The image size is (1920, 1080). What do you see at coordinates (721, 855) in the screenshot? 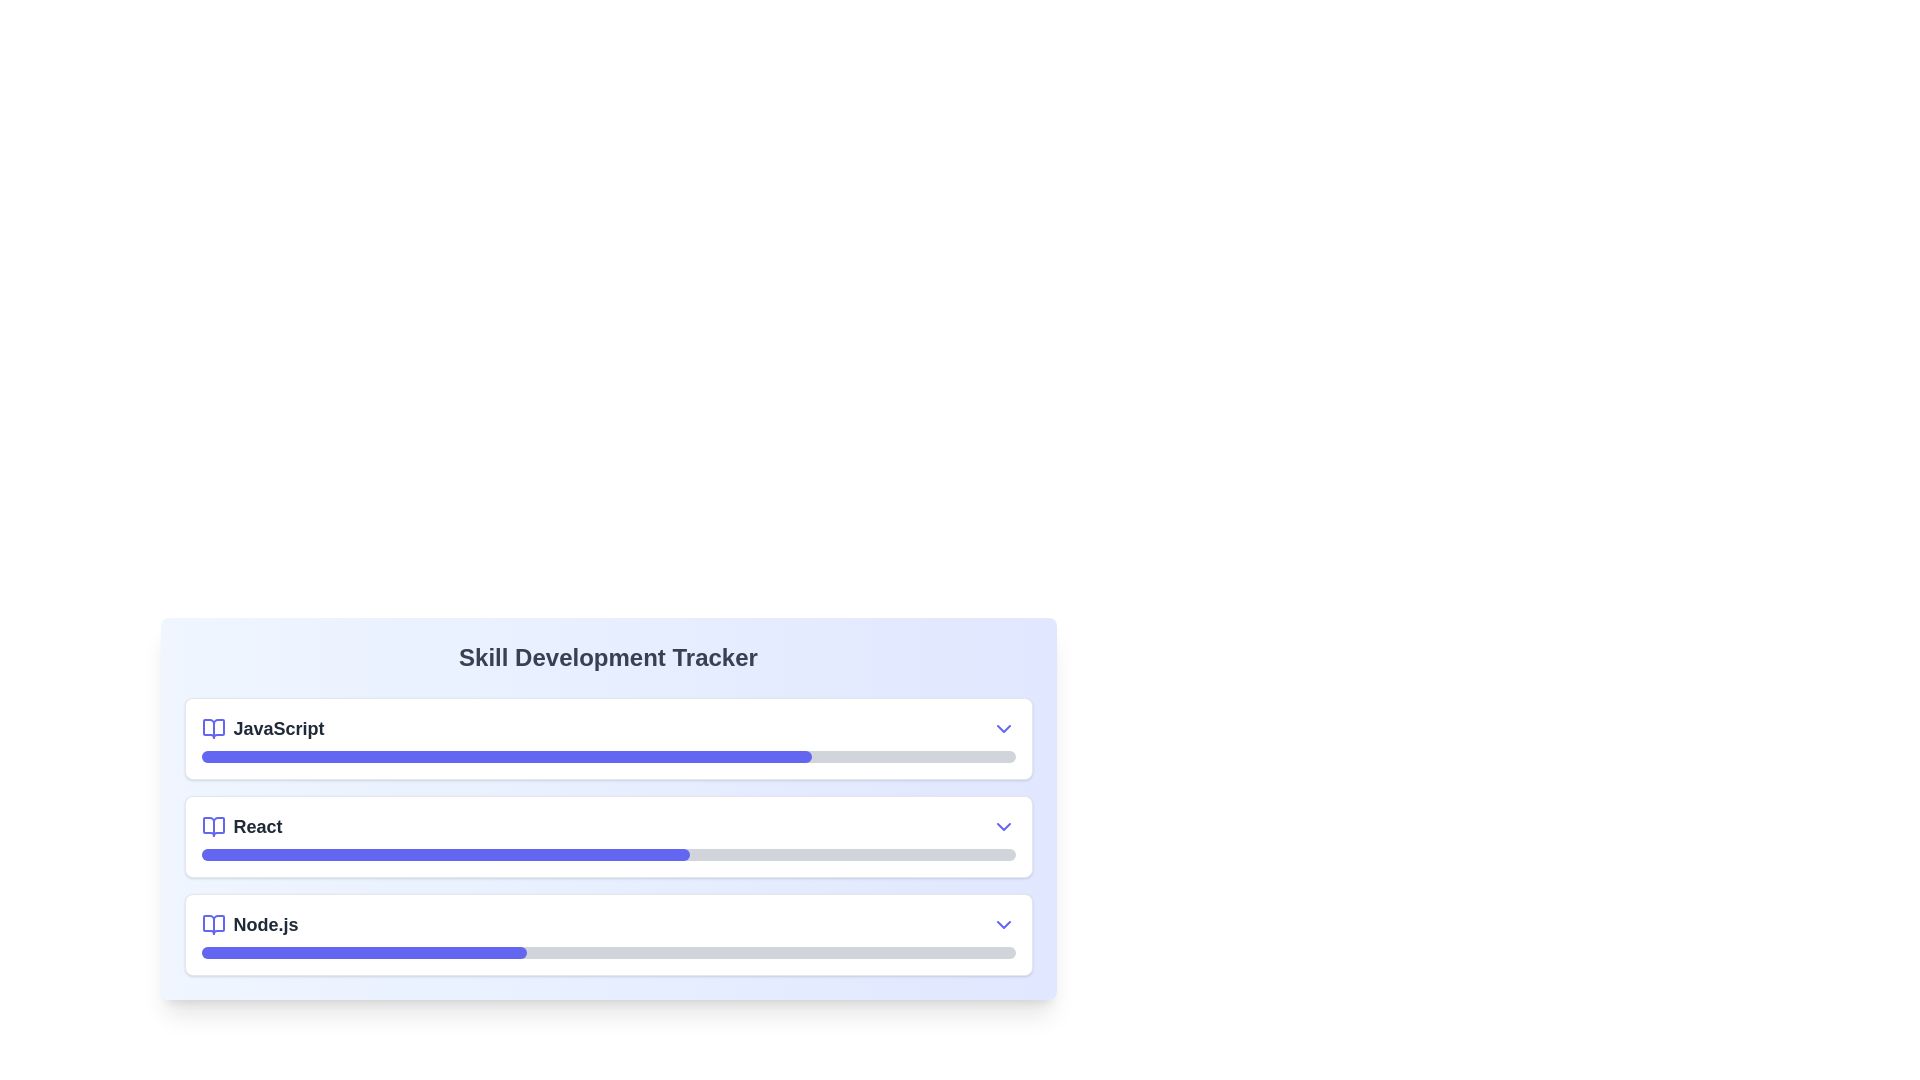
I see `the progress of the bar` at bounding box center [721, 855].